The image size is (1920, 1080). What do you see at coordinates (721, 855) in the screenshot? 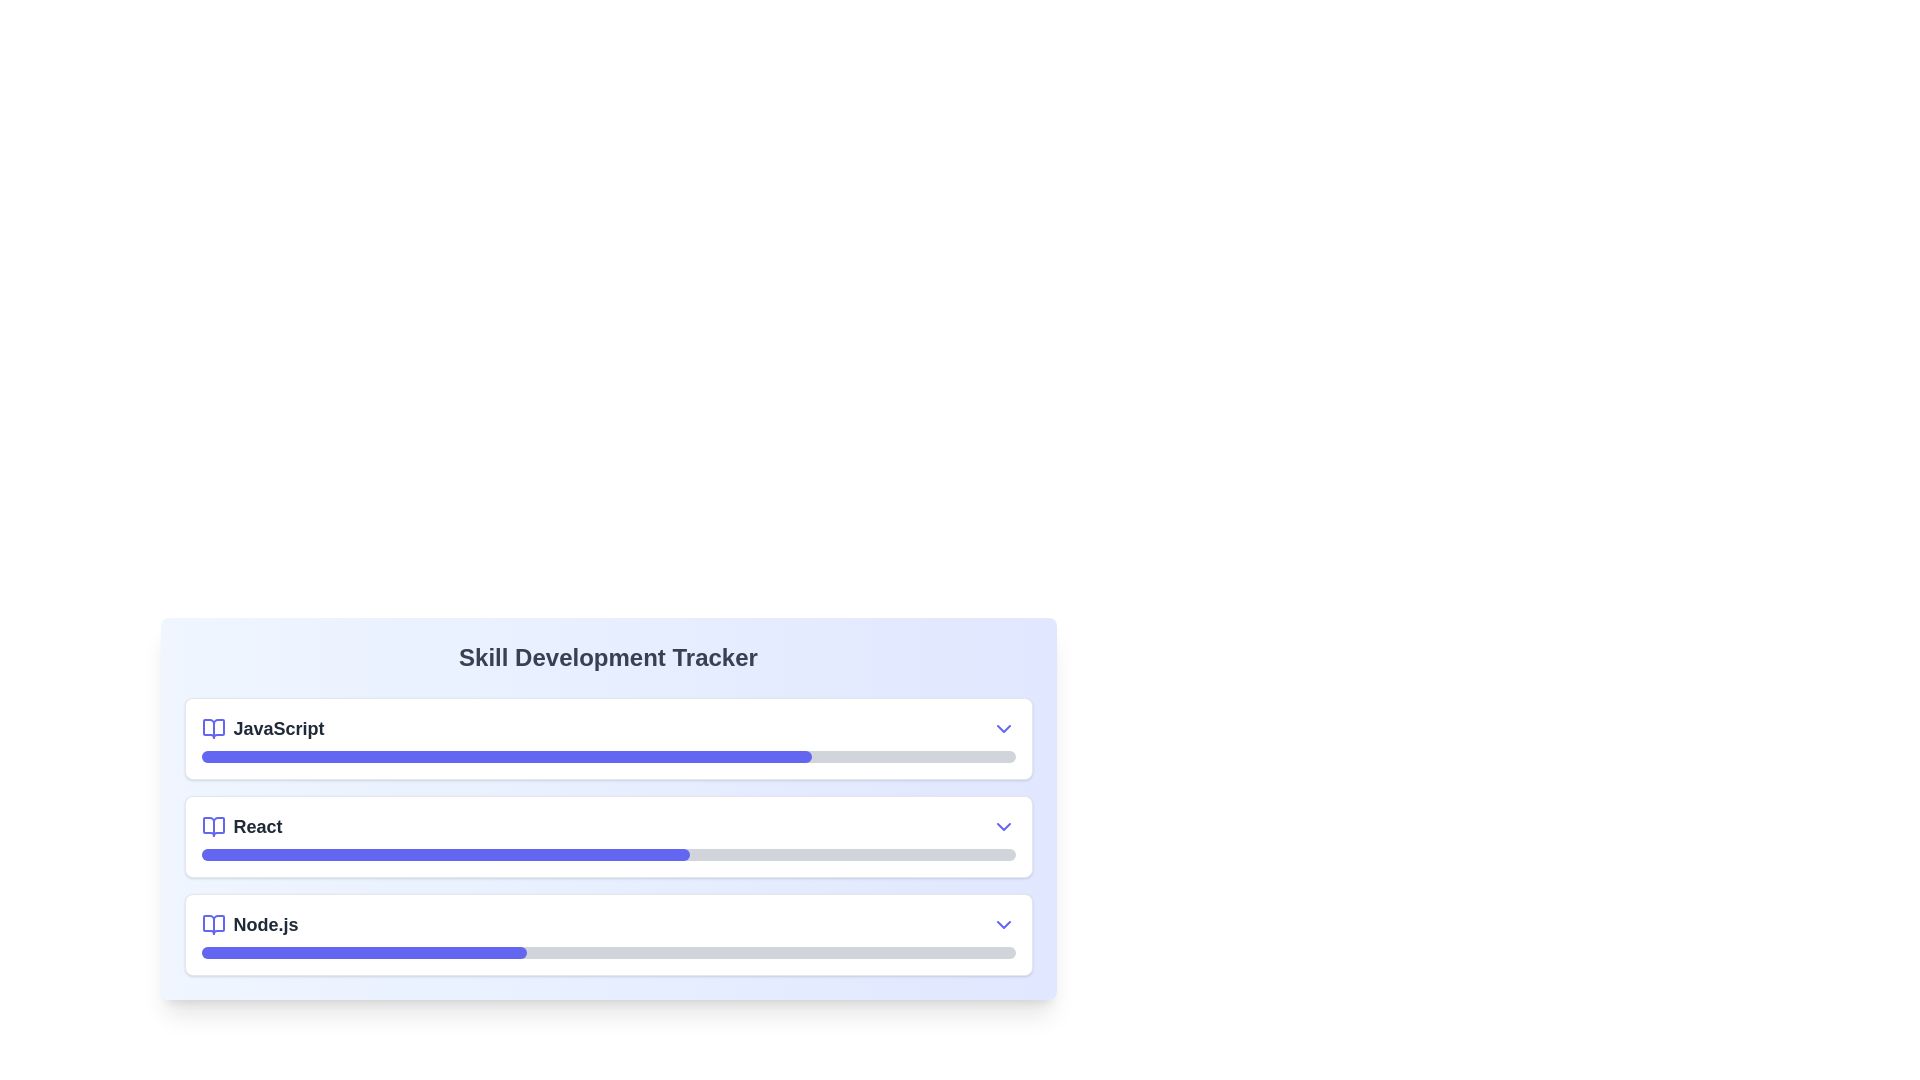
I see `the progress of the bar` at bounding box center [721, 855].